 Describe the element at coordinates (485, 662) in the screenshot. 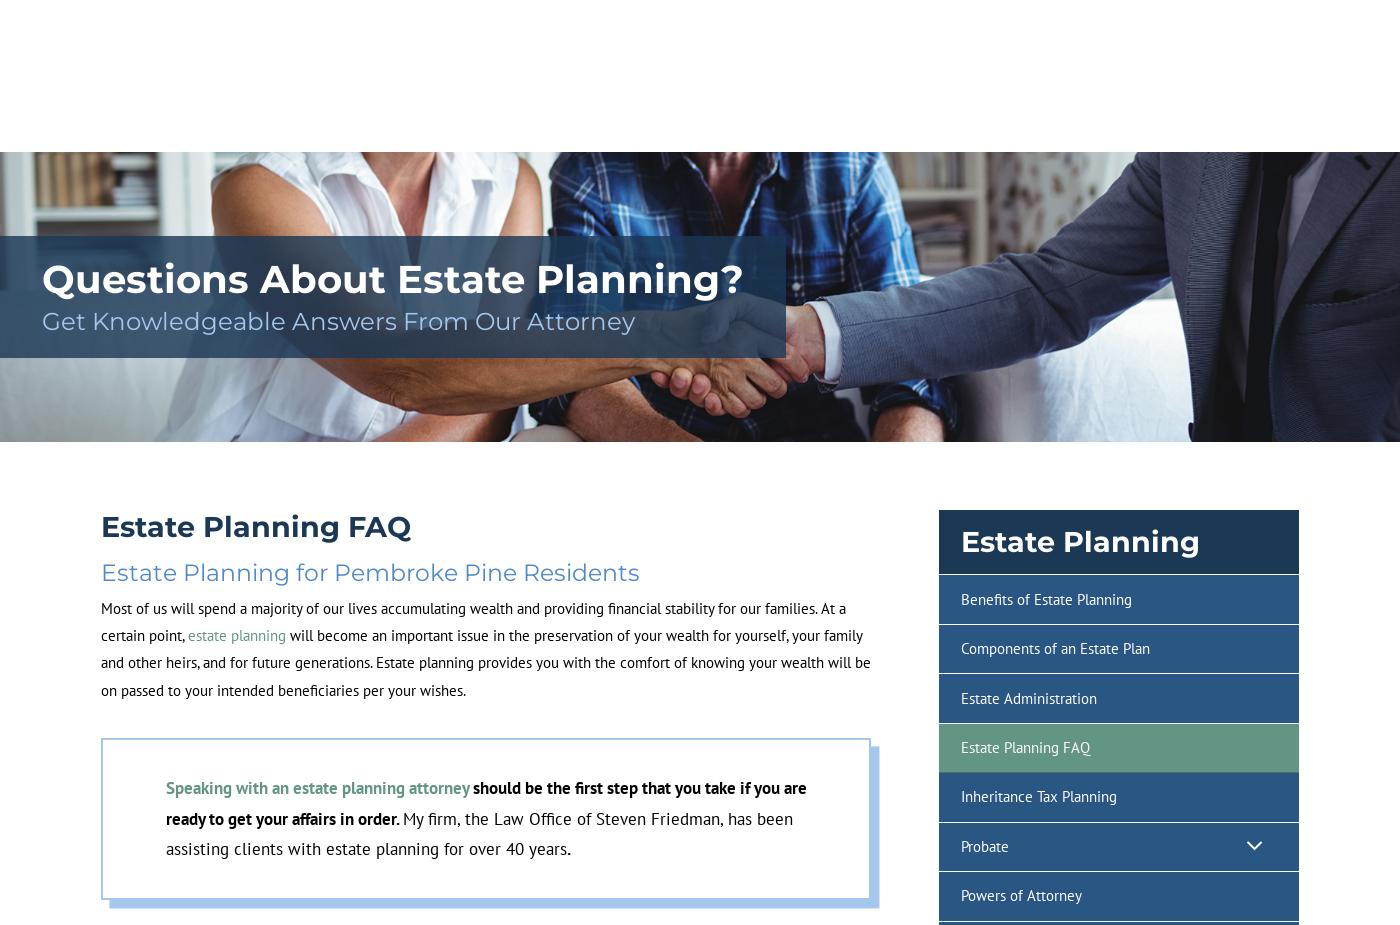

I see `'will become an important issue in the preservation of your wealth for
	 yourself, your family and other heirs, and for future generations. Estate
	 planning provides you with the comfort of knowing your wealth will be
	 on passed to your intended beneficiaries per your wishes.'` at that location.